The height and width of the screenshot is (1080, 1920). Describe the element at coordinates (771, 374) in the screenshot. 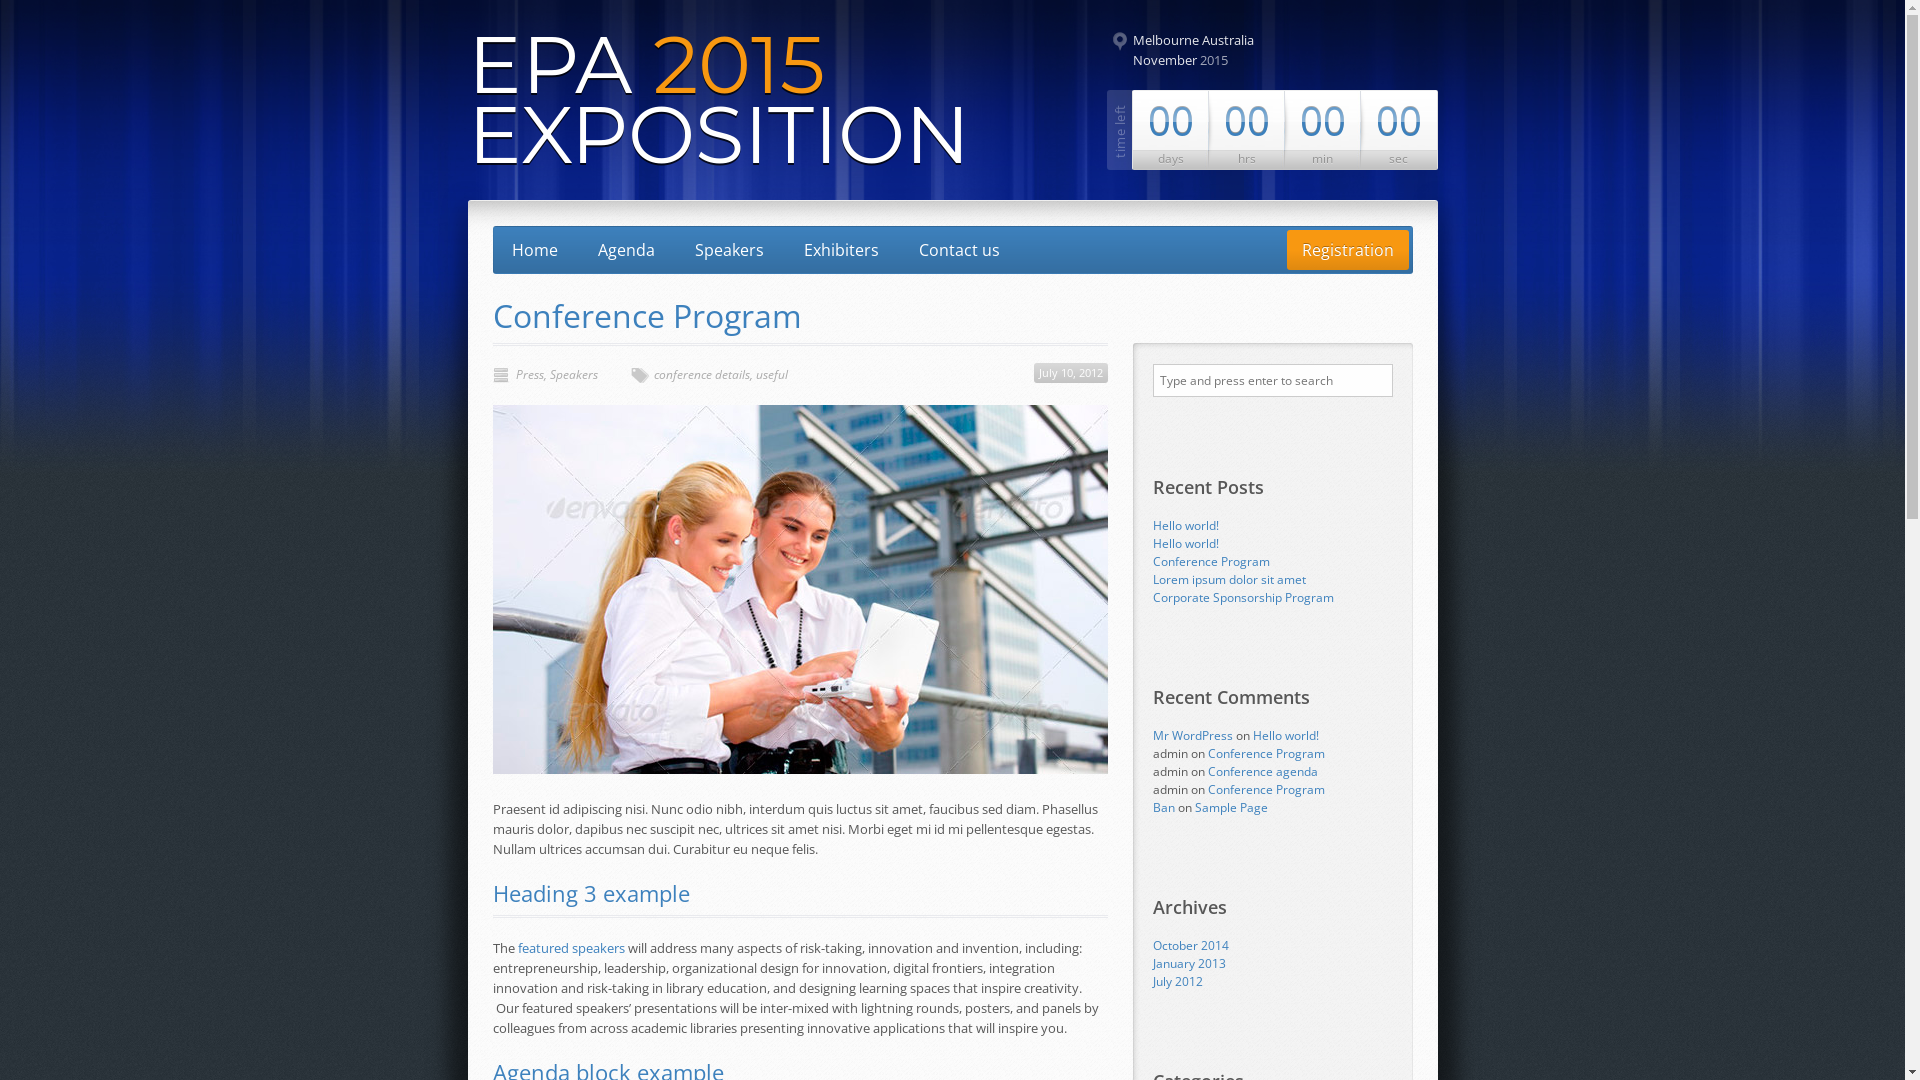

I see `'useful'` at that location.